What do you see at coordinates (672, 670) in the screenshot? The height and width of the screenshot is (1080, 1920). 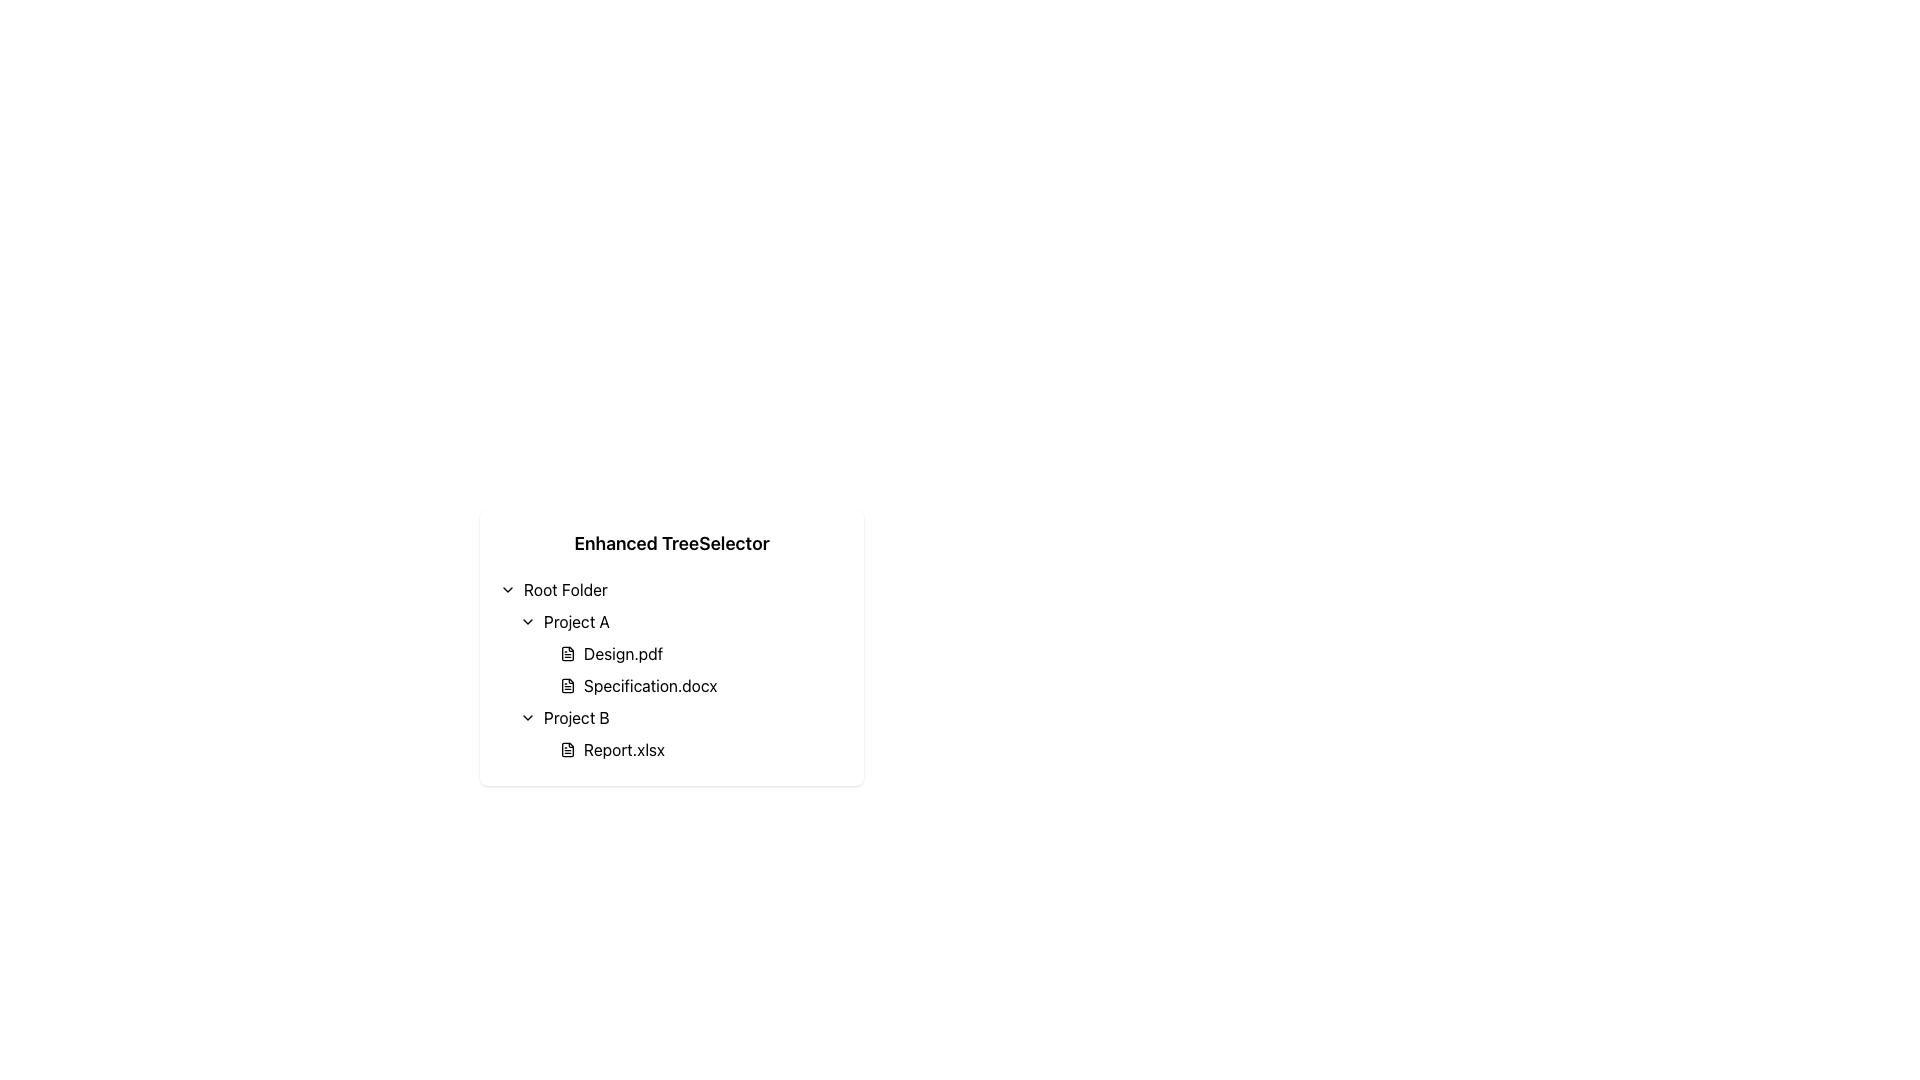 I see `the file item named 'Design.pdf' in the tree view structure under 'Project A'` at bounding box center [672, 670].